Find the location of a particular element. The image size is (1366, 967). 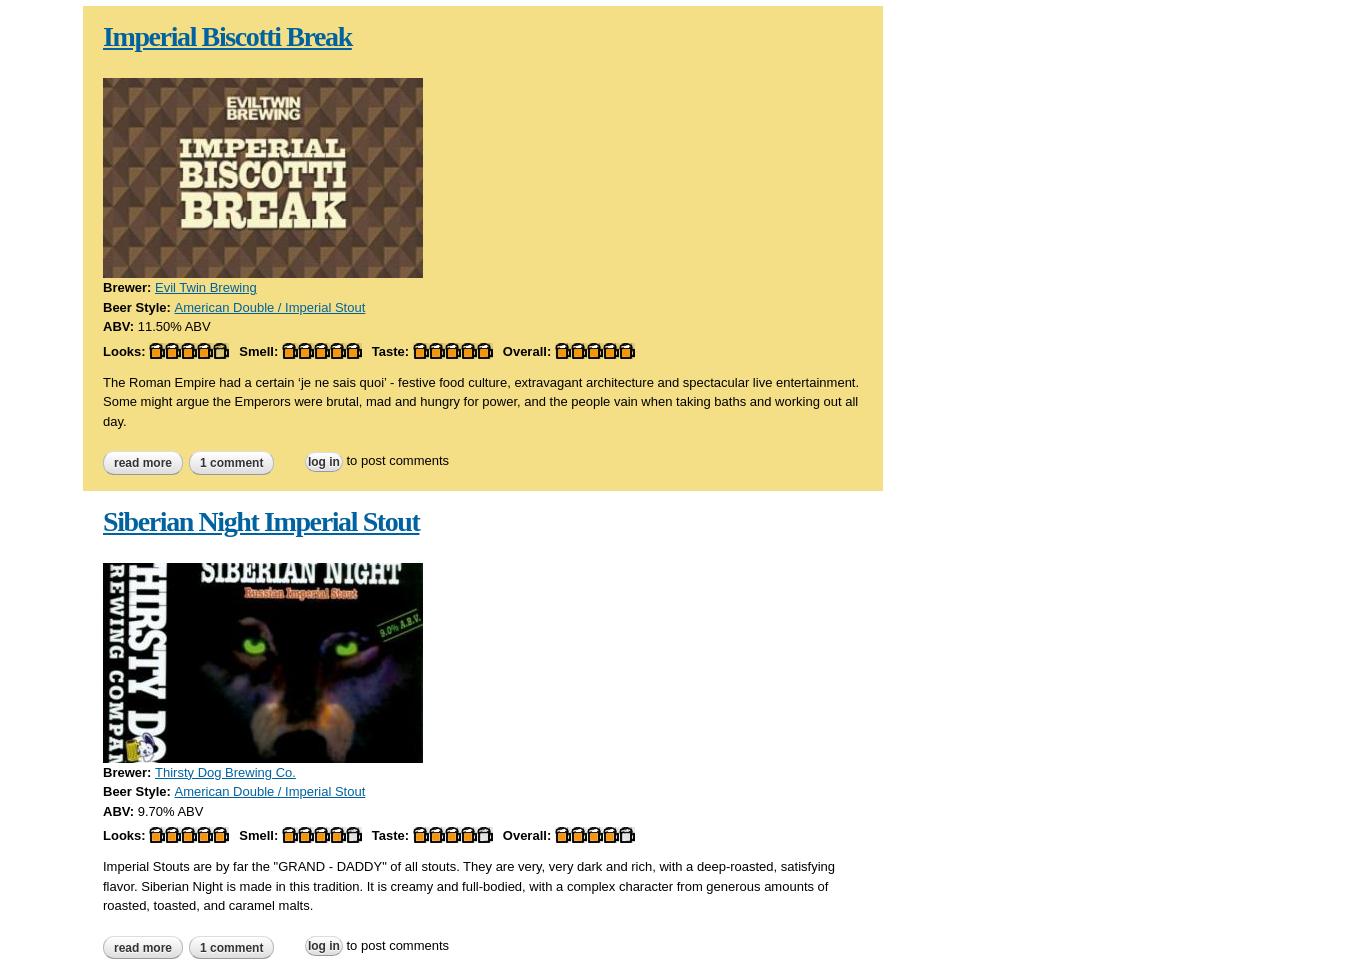

'Siberian Night Imperial Stout' is located at coordinates (261, 519).